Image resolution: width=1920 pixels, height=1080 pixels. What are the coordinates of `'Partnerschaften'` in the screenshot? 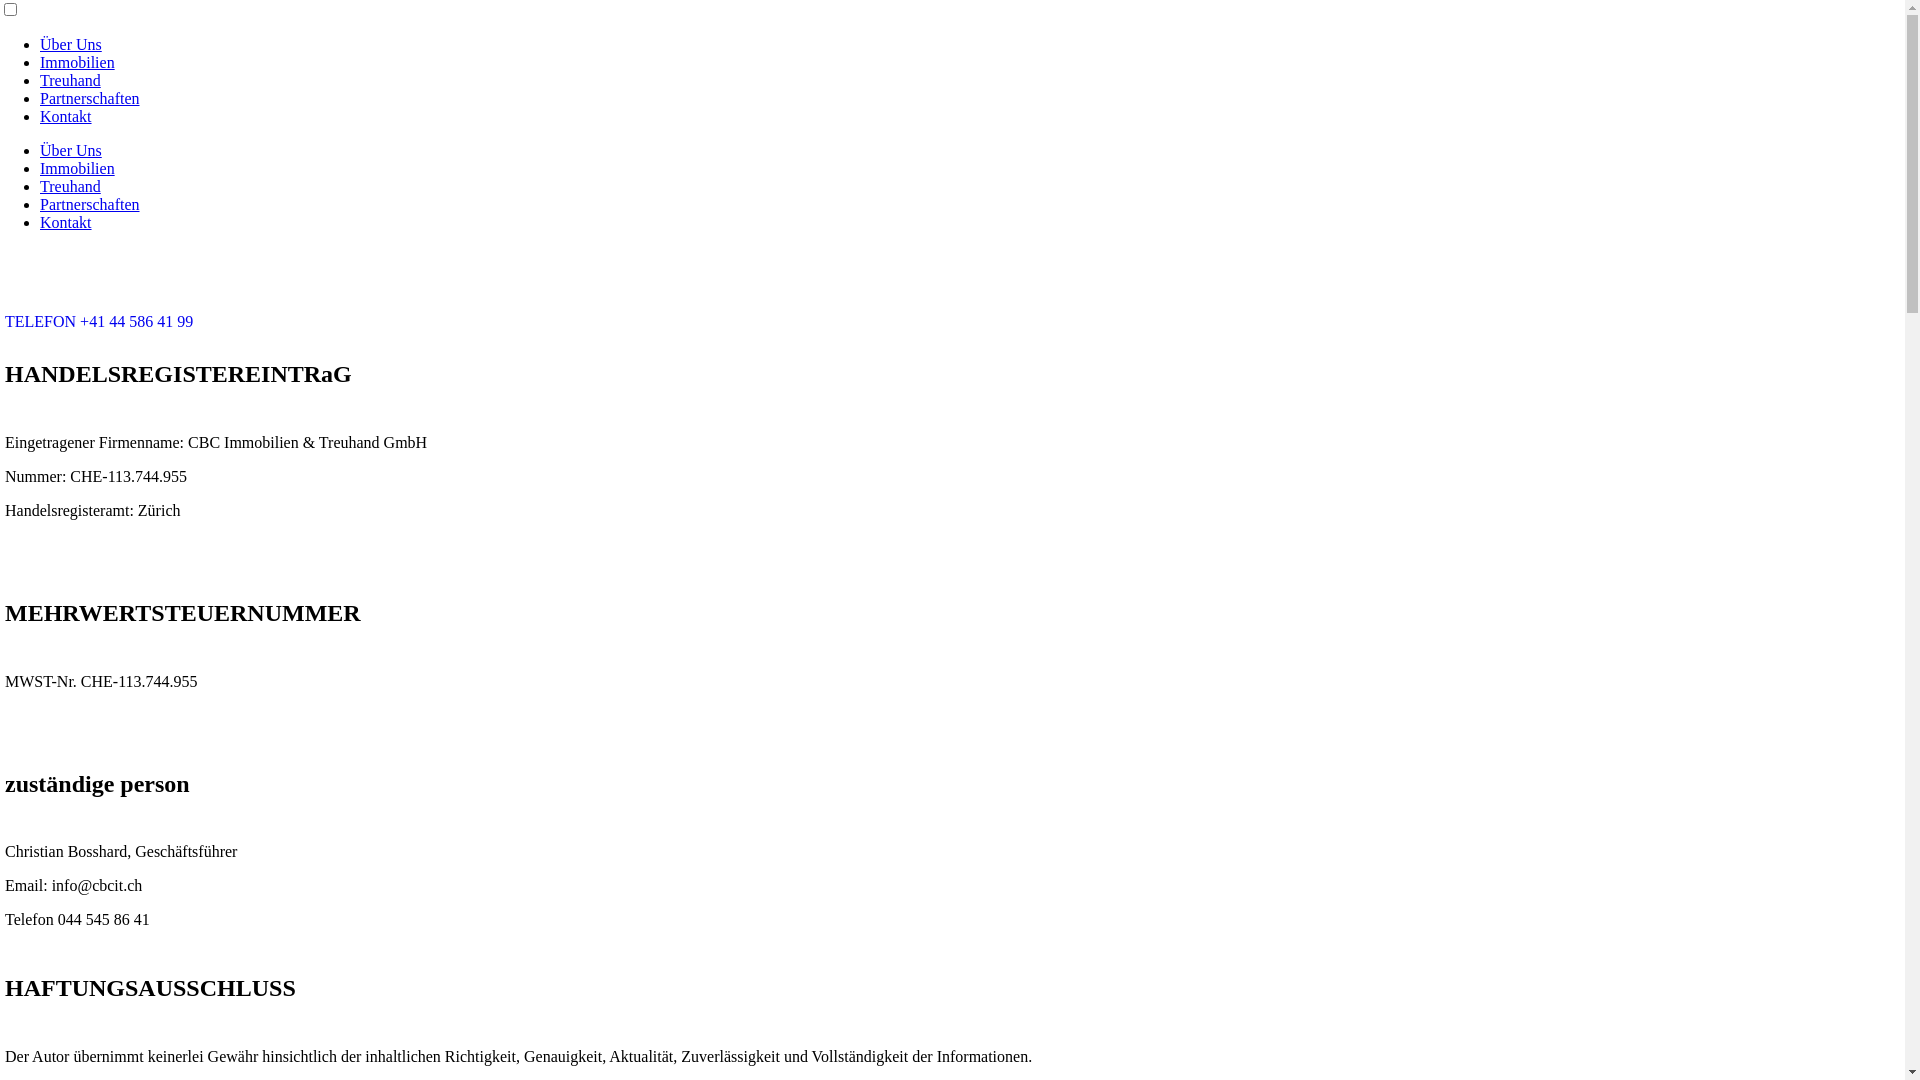 It's located at (89, 98).